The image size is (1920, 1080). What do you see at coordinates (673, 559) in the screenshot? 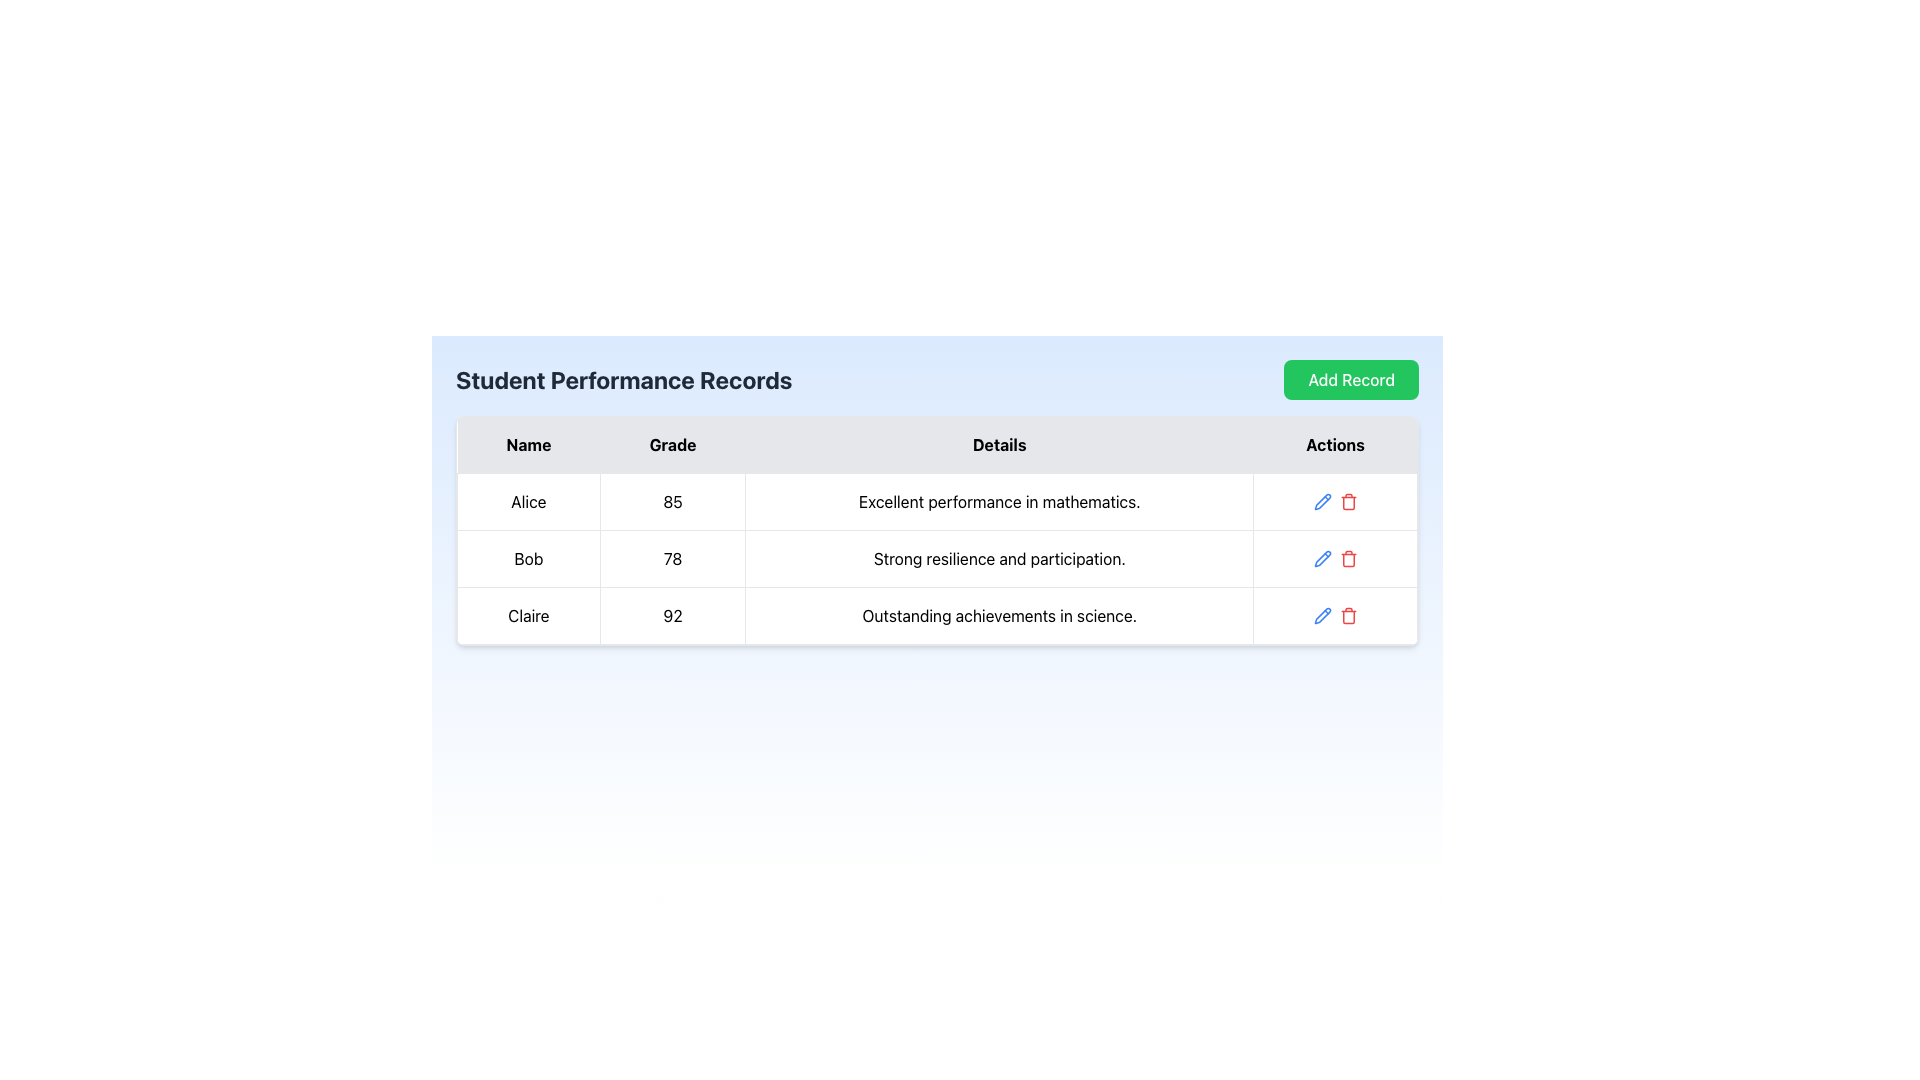
I see `the static text label displaying the number '78' located in the second row under the 'Grade' column of the 'Student Performance Records' table, following the row labeled 'Bob'` at bounding box center [673, 559].